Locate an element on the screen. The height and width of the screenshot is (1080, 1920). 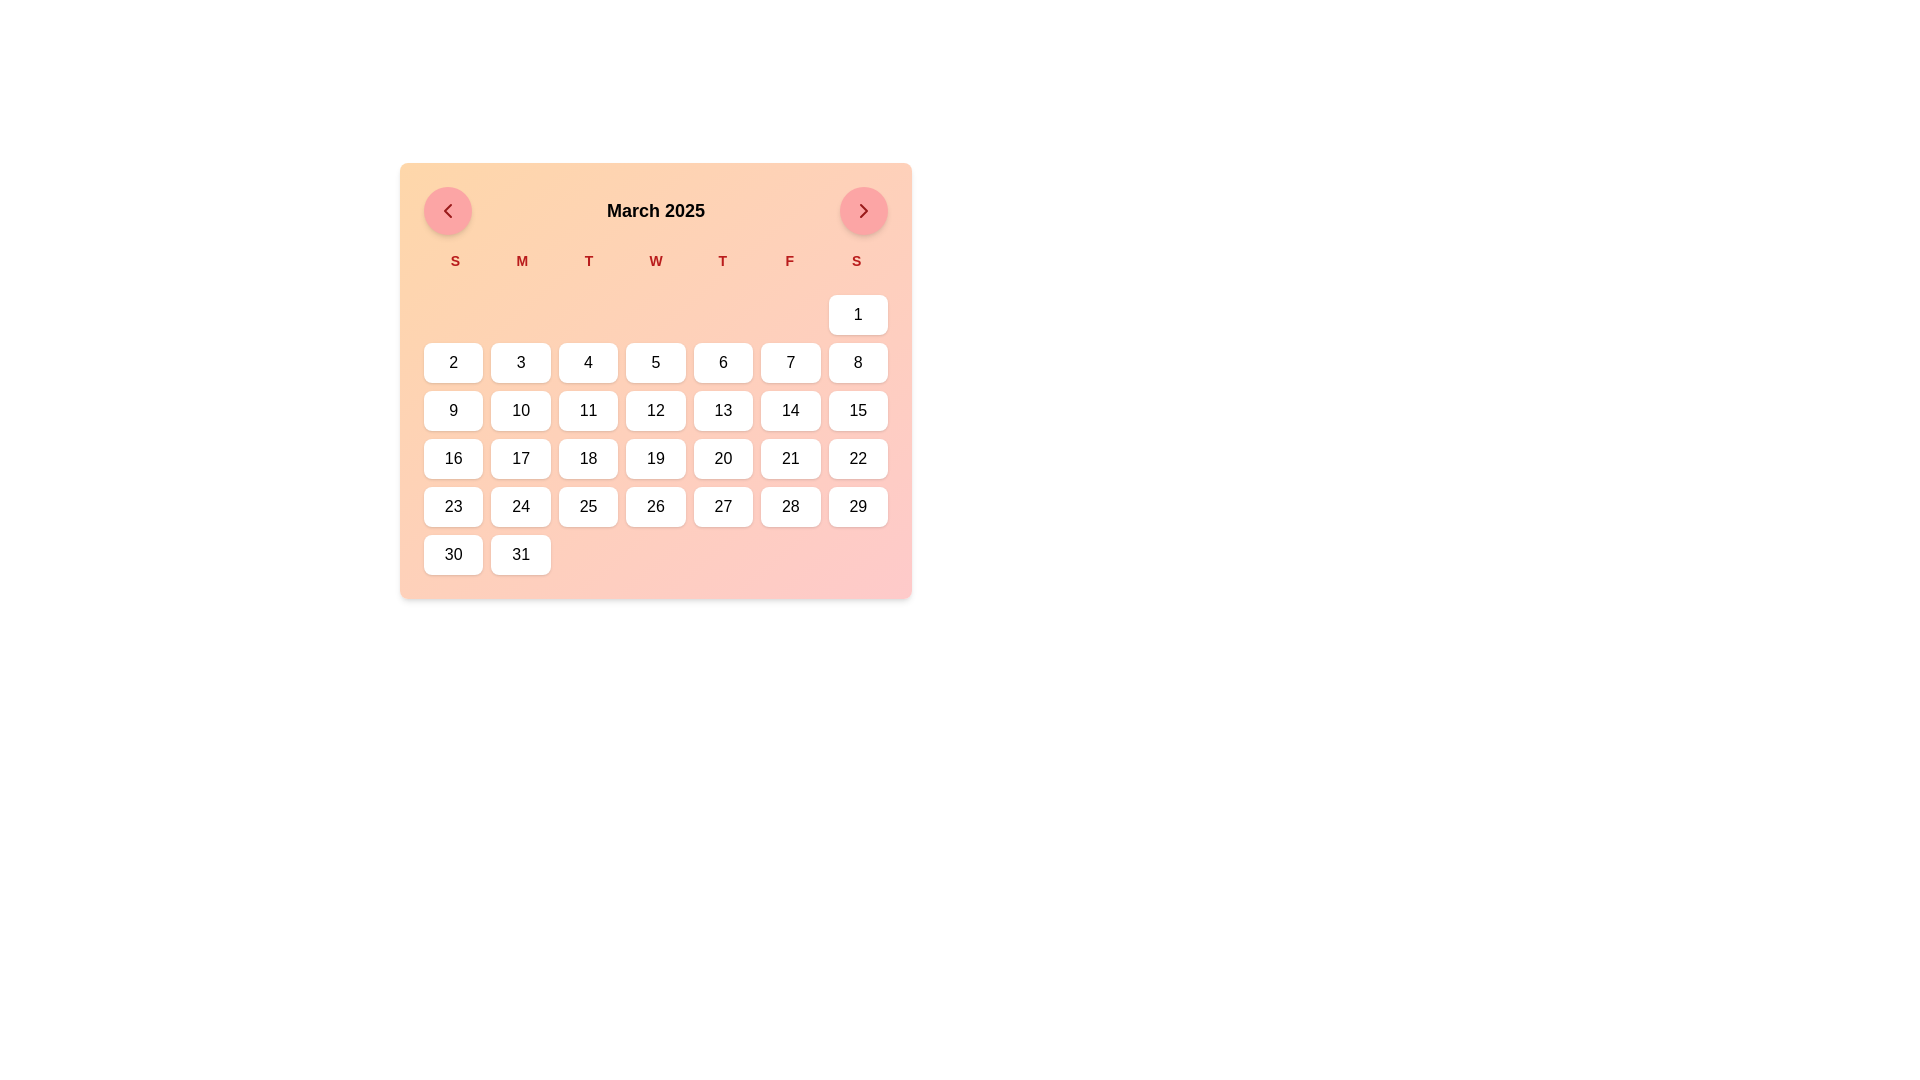
the selectable date button for March 19, 2025 is located at coordinates (656, 459).